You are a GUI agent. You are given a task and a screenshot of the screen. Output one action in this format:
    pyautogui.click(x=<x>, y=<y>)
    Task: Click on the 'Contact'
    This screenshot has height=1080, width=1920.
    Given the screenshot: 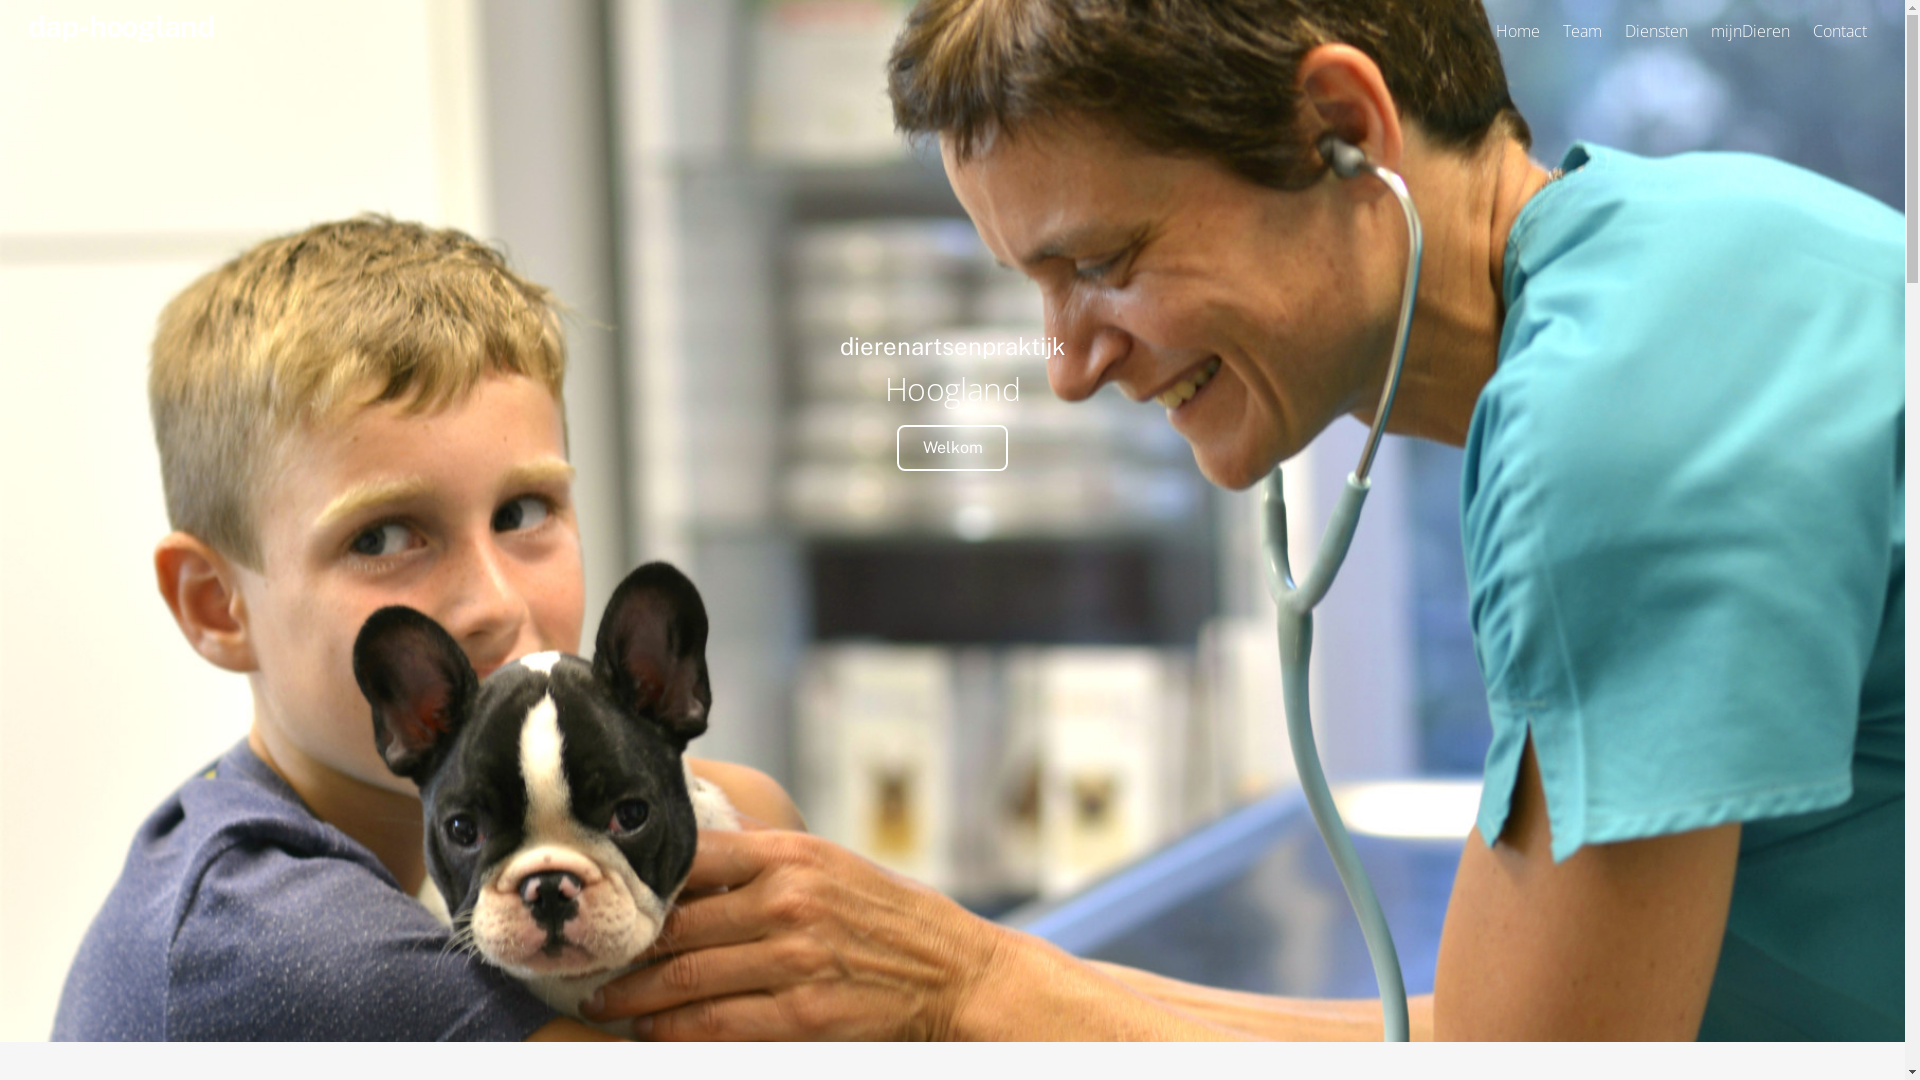 What is the action you would take?
    pyautogui.click(x=1804, y=30)
    